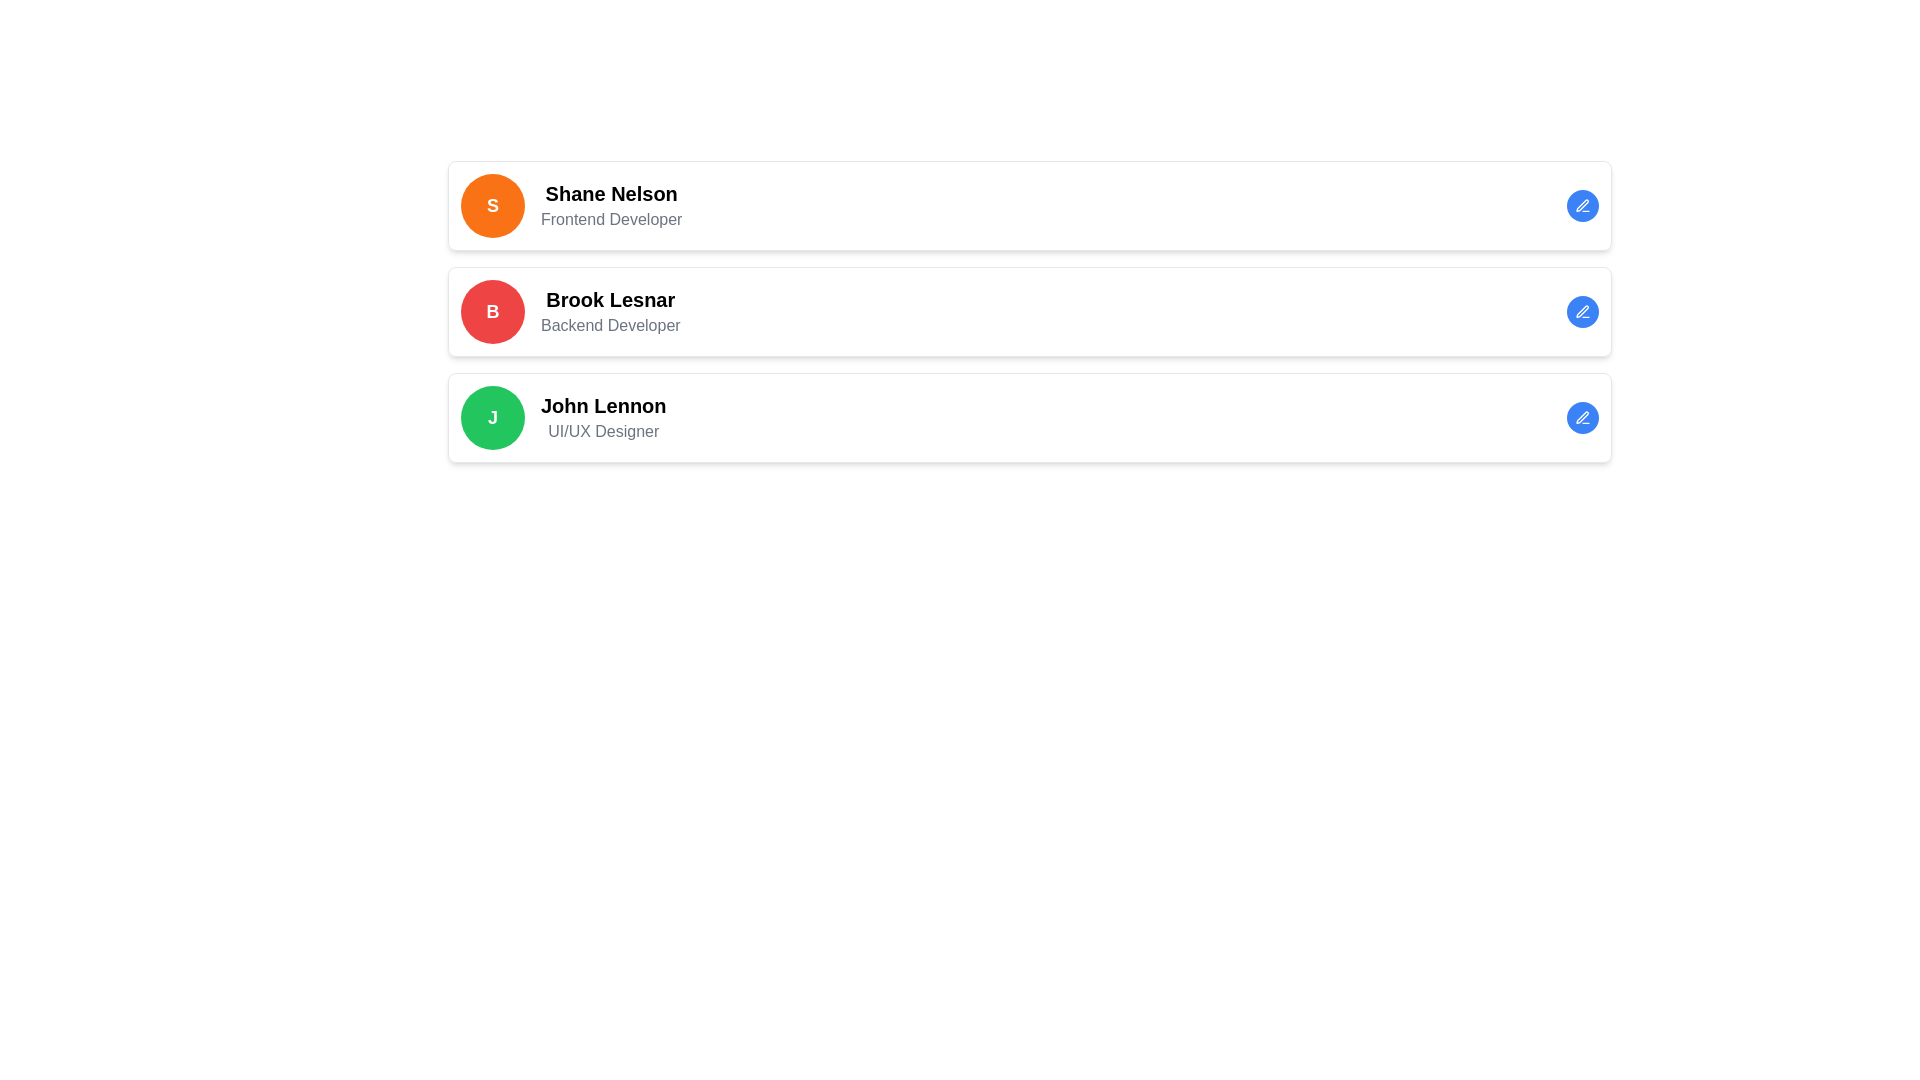 The width and height of the screenshot is (1920, 1080). What do you see at coordinates (609, 325) in the screenshot?
I see `the static text label 'Backend Developer' which is positioned below the name 'Brook Lesnar' in the second card of the vertical list` at bounding box center [609, 325].